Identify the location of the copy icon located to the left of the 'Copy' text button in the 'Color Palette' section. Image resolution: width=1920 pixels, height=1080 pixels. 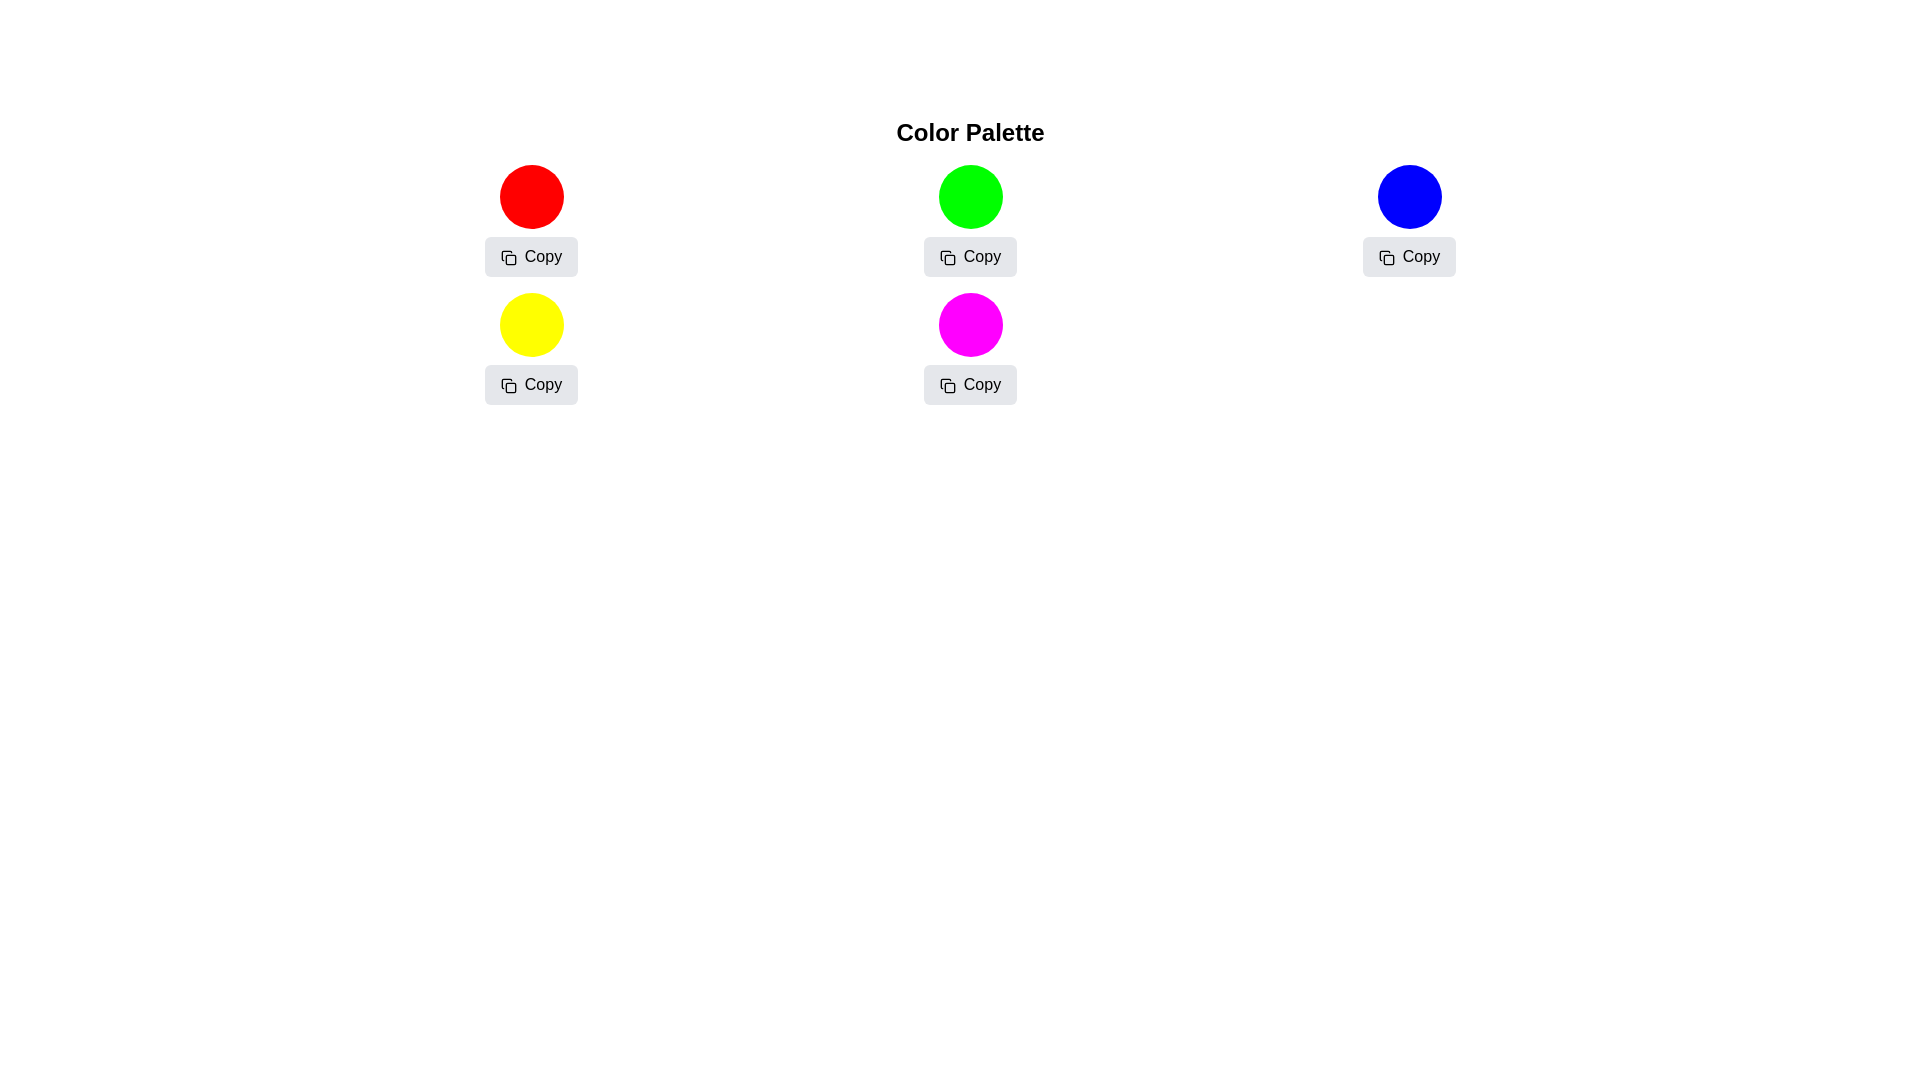
(946, 385).